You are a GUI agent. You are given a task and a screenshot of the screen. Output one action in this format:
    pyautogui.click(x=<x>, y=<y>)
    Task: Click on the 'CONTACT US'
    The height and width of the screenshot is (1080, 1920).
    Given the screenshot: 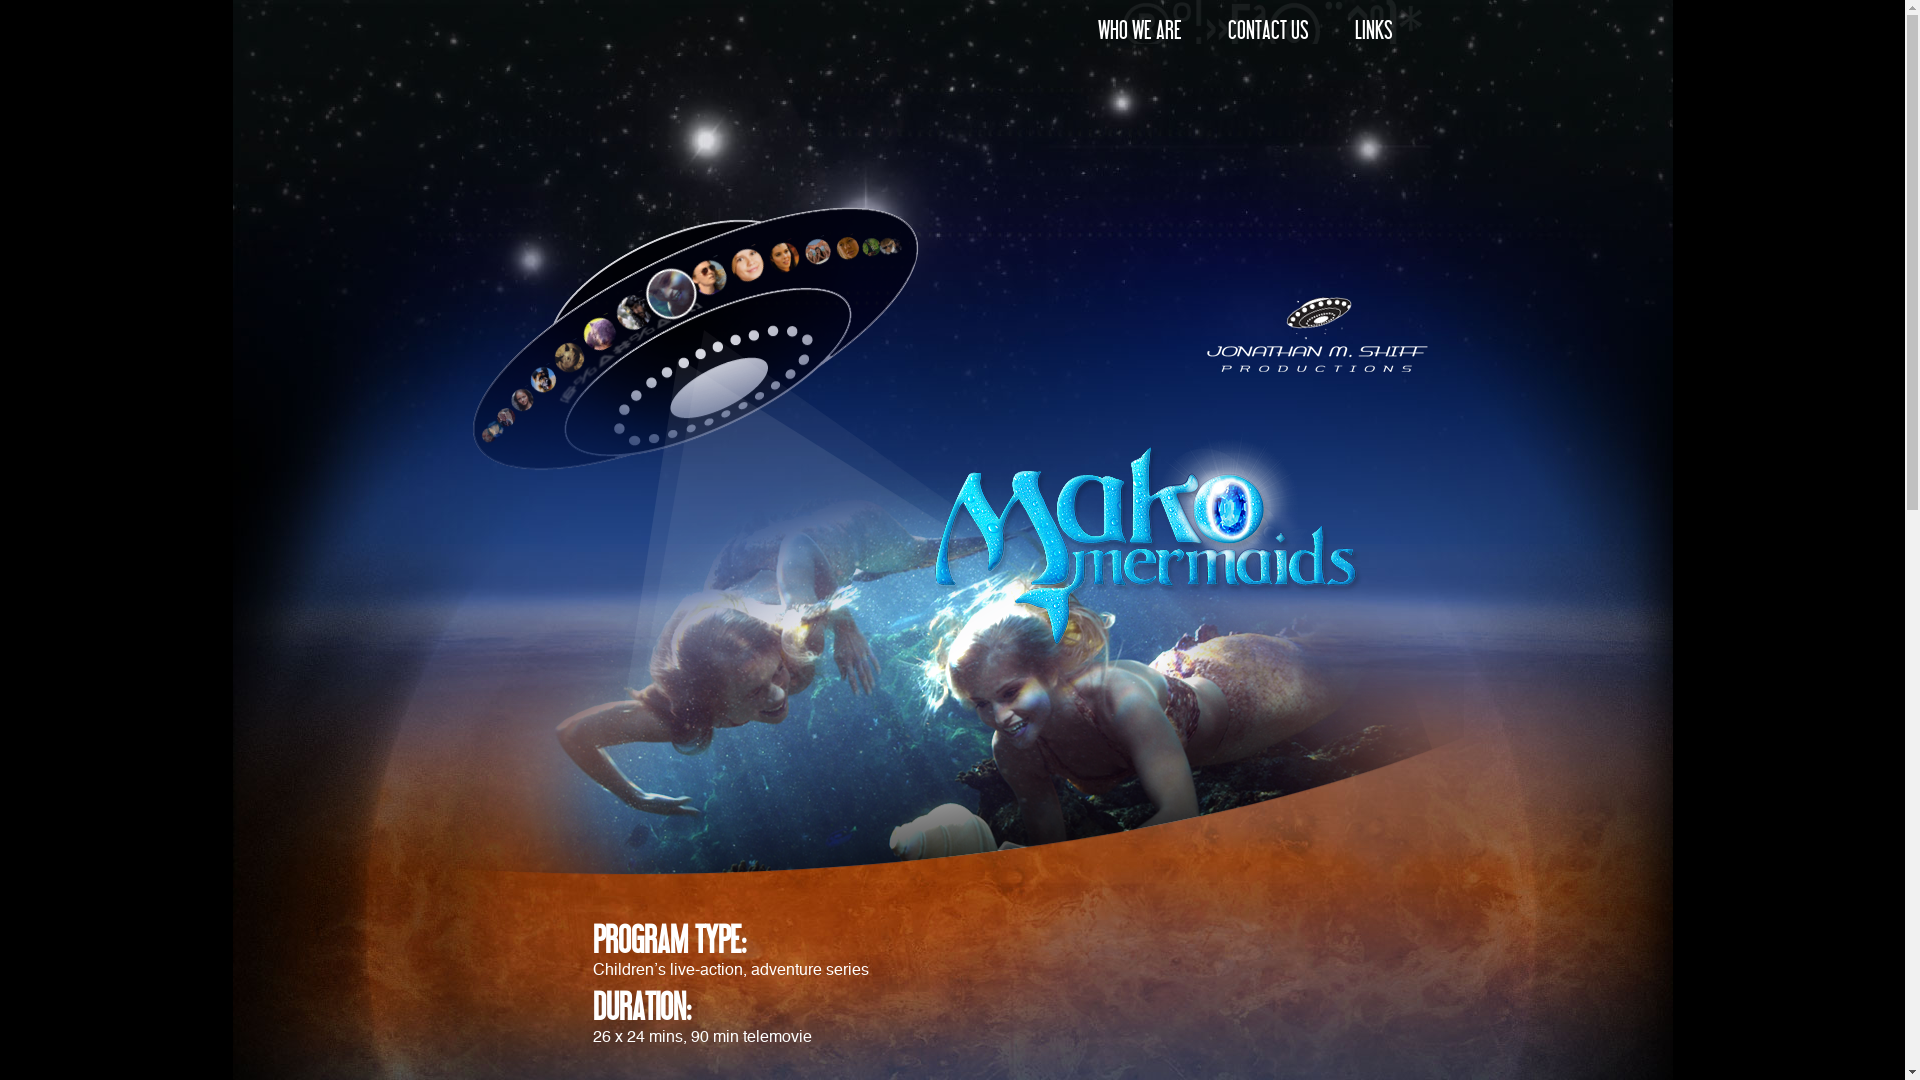 What is the action you would take?
    pyautogui.click(x=1267, y=31)
    